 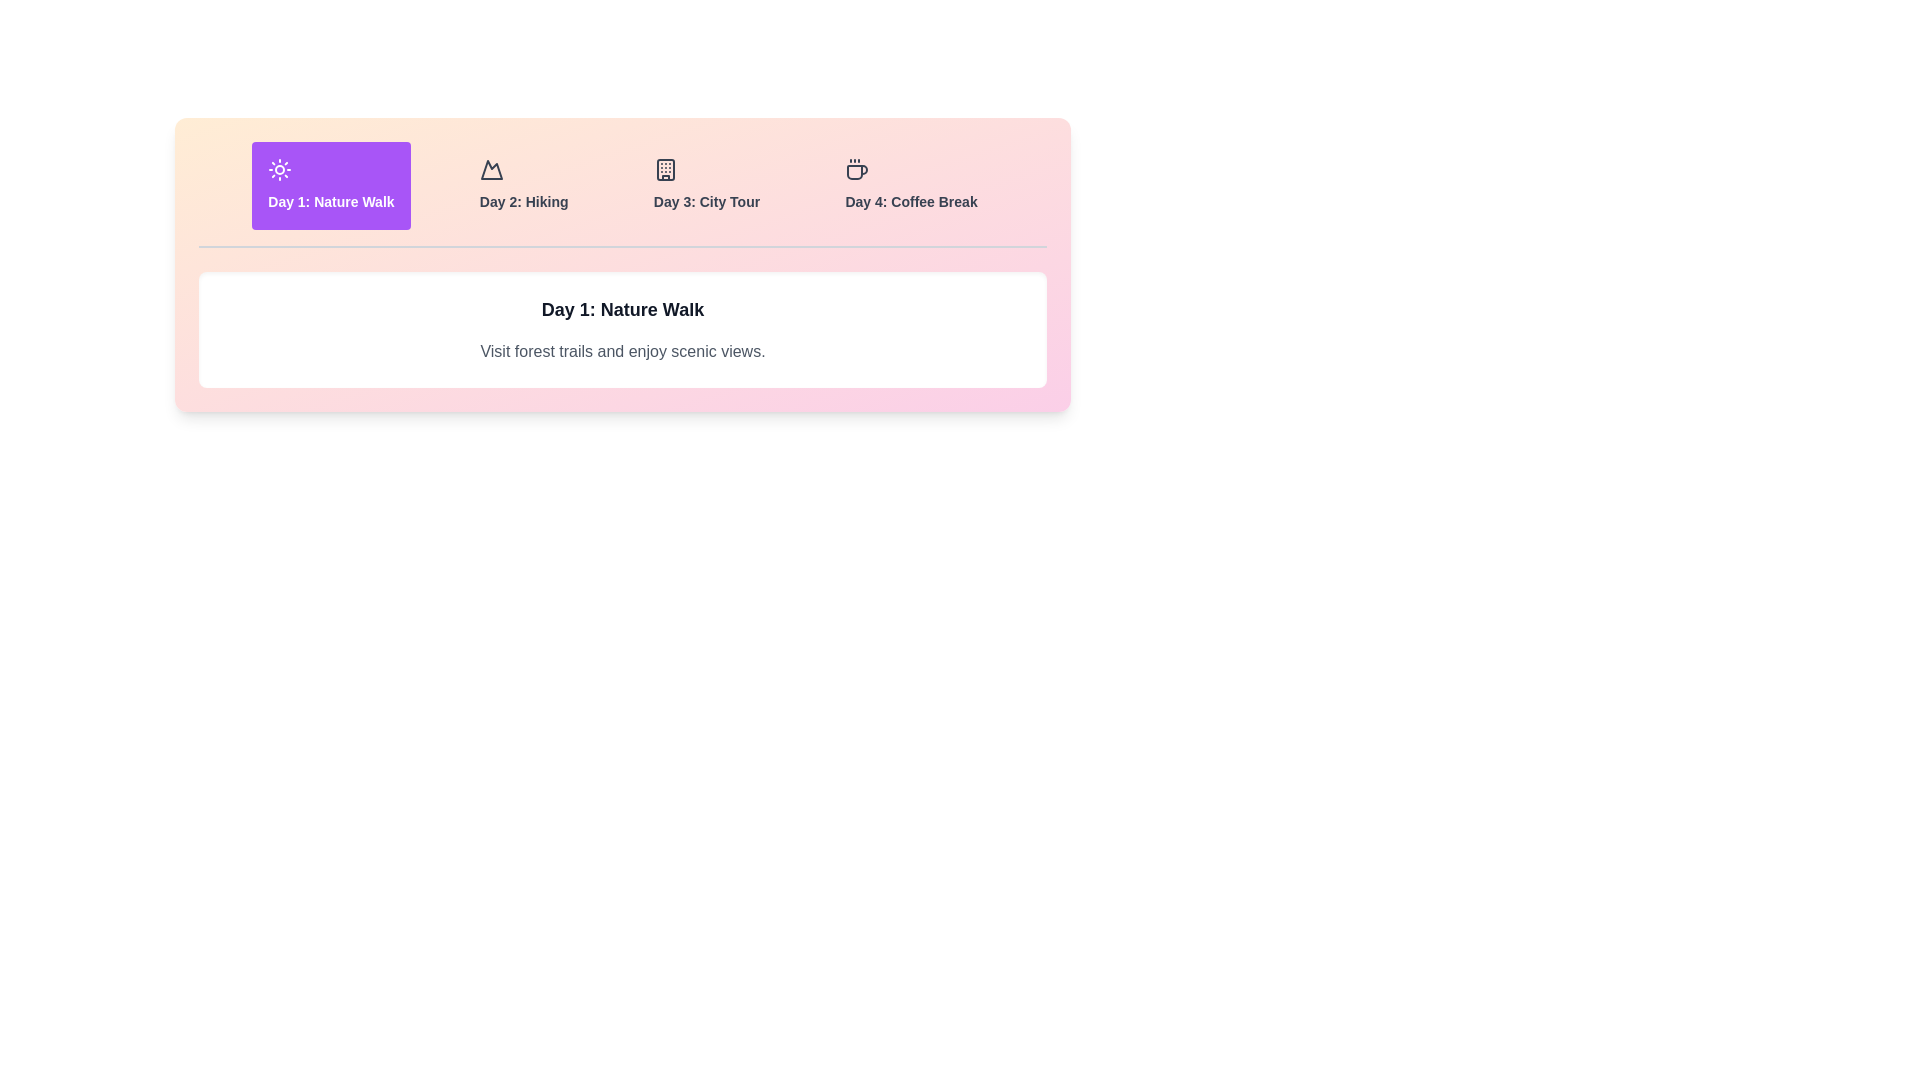 I want to click on the tab corresponding to Day 3: City Tour, so click(x=706, y=185).